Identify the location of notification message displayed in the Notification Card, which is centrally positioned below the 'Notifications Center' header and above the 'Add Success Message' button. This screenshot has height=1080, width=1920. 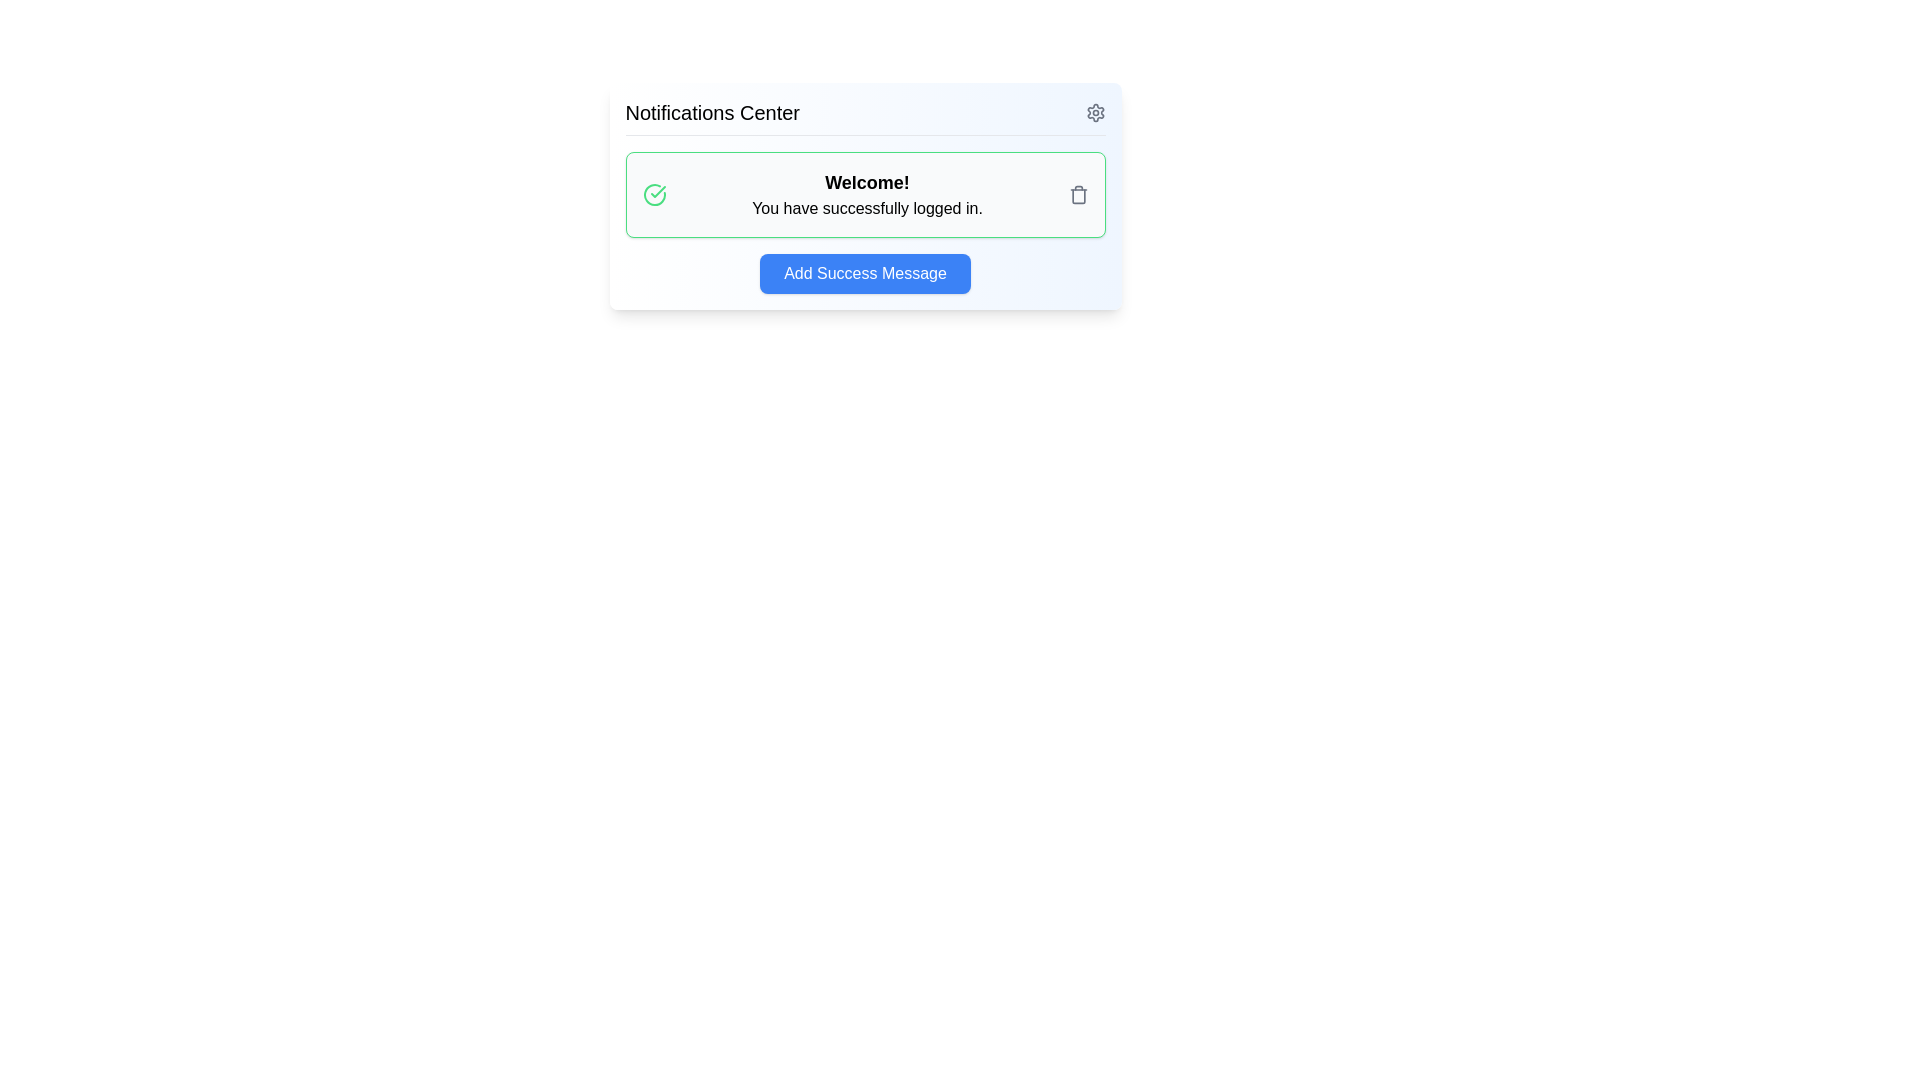
(865, 196).